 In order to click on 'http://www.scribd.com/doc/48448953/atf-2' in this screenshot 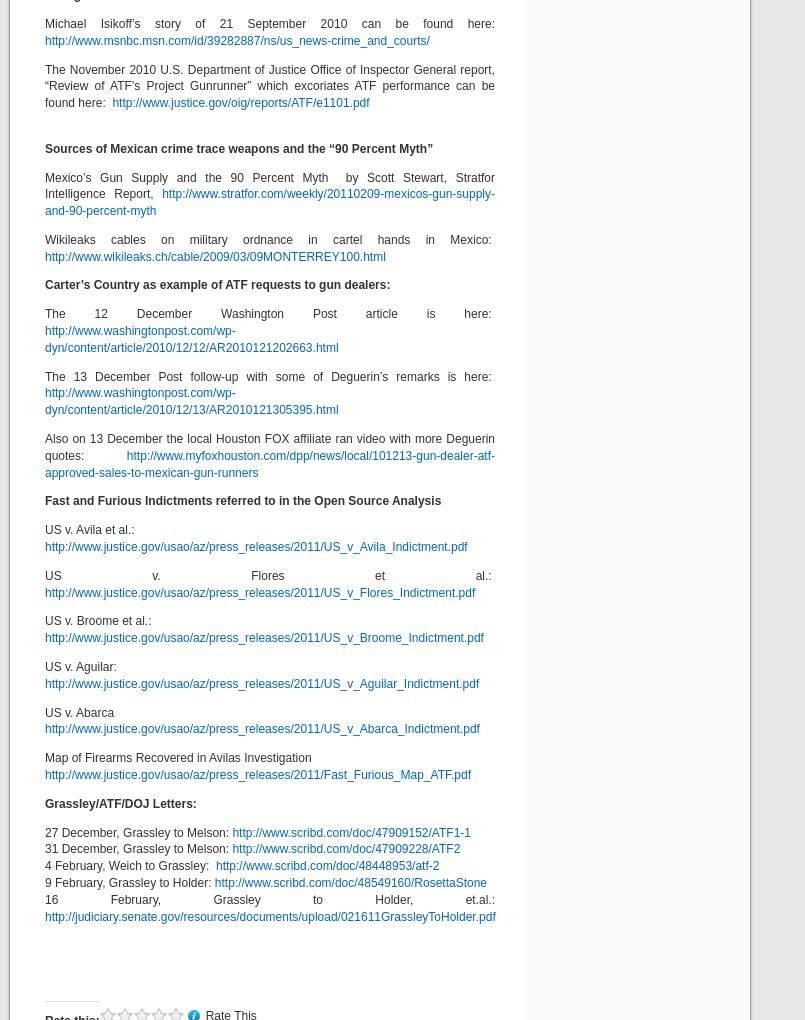, I will do `click(325, 864)`.